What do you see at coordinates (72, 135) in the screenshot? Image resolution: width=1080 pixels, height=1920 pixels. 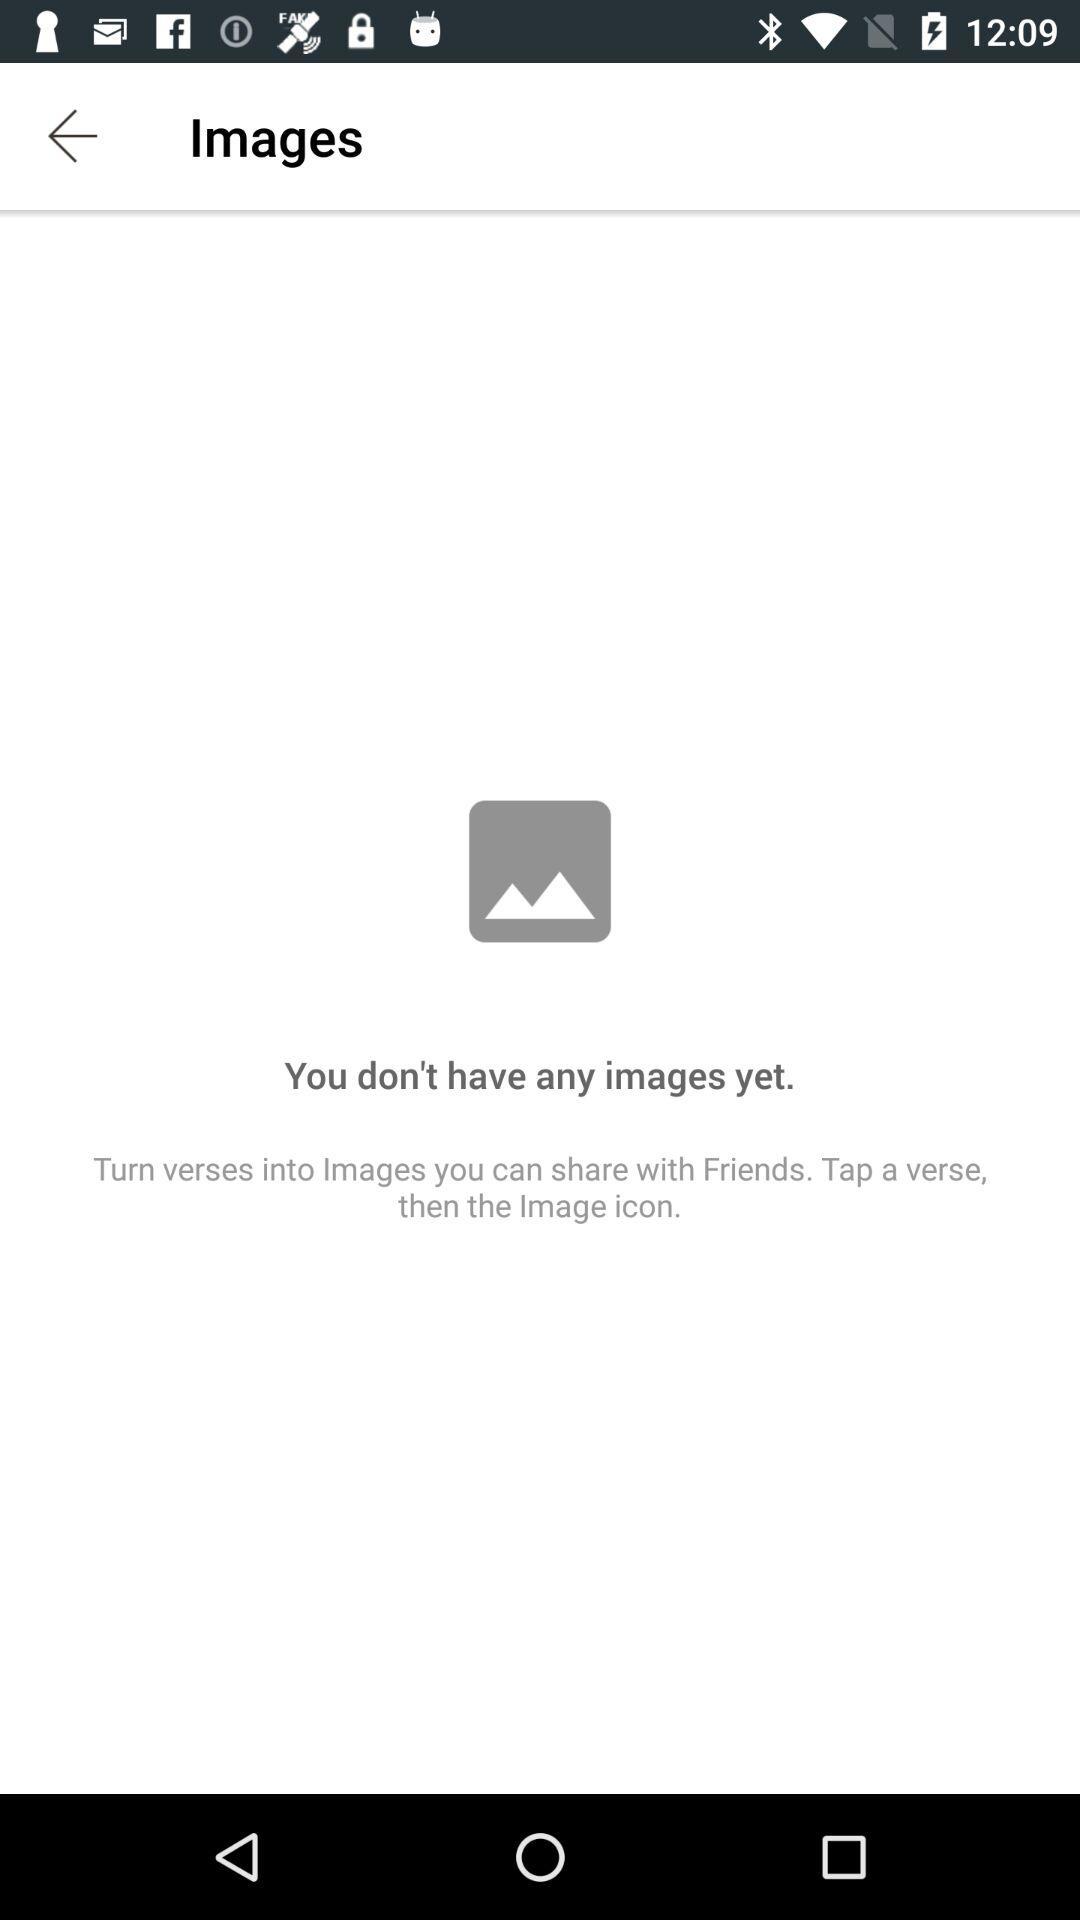 I see `the app next to the images icon` at bounding box center [72, 135].